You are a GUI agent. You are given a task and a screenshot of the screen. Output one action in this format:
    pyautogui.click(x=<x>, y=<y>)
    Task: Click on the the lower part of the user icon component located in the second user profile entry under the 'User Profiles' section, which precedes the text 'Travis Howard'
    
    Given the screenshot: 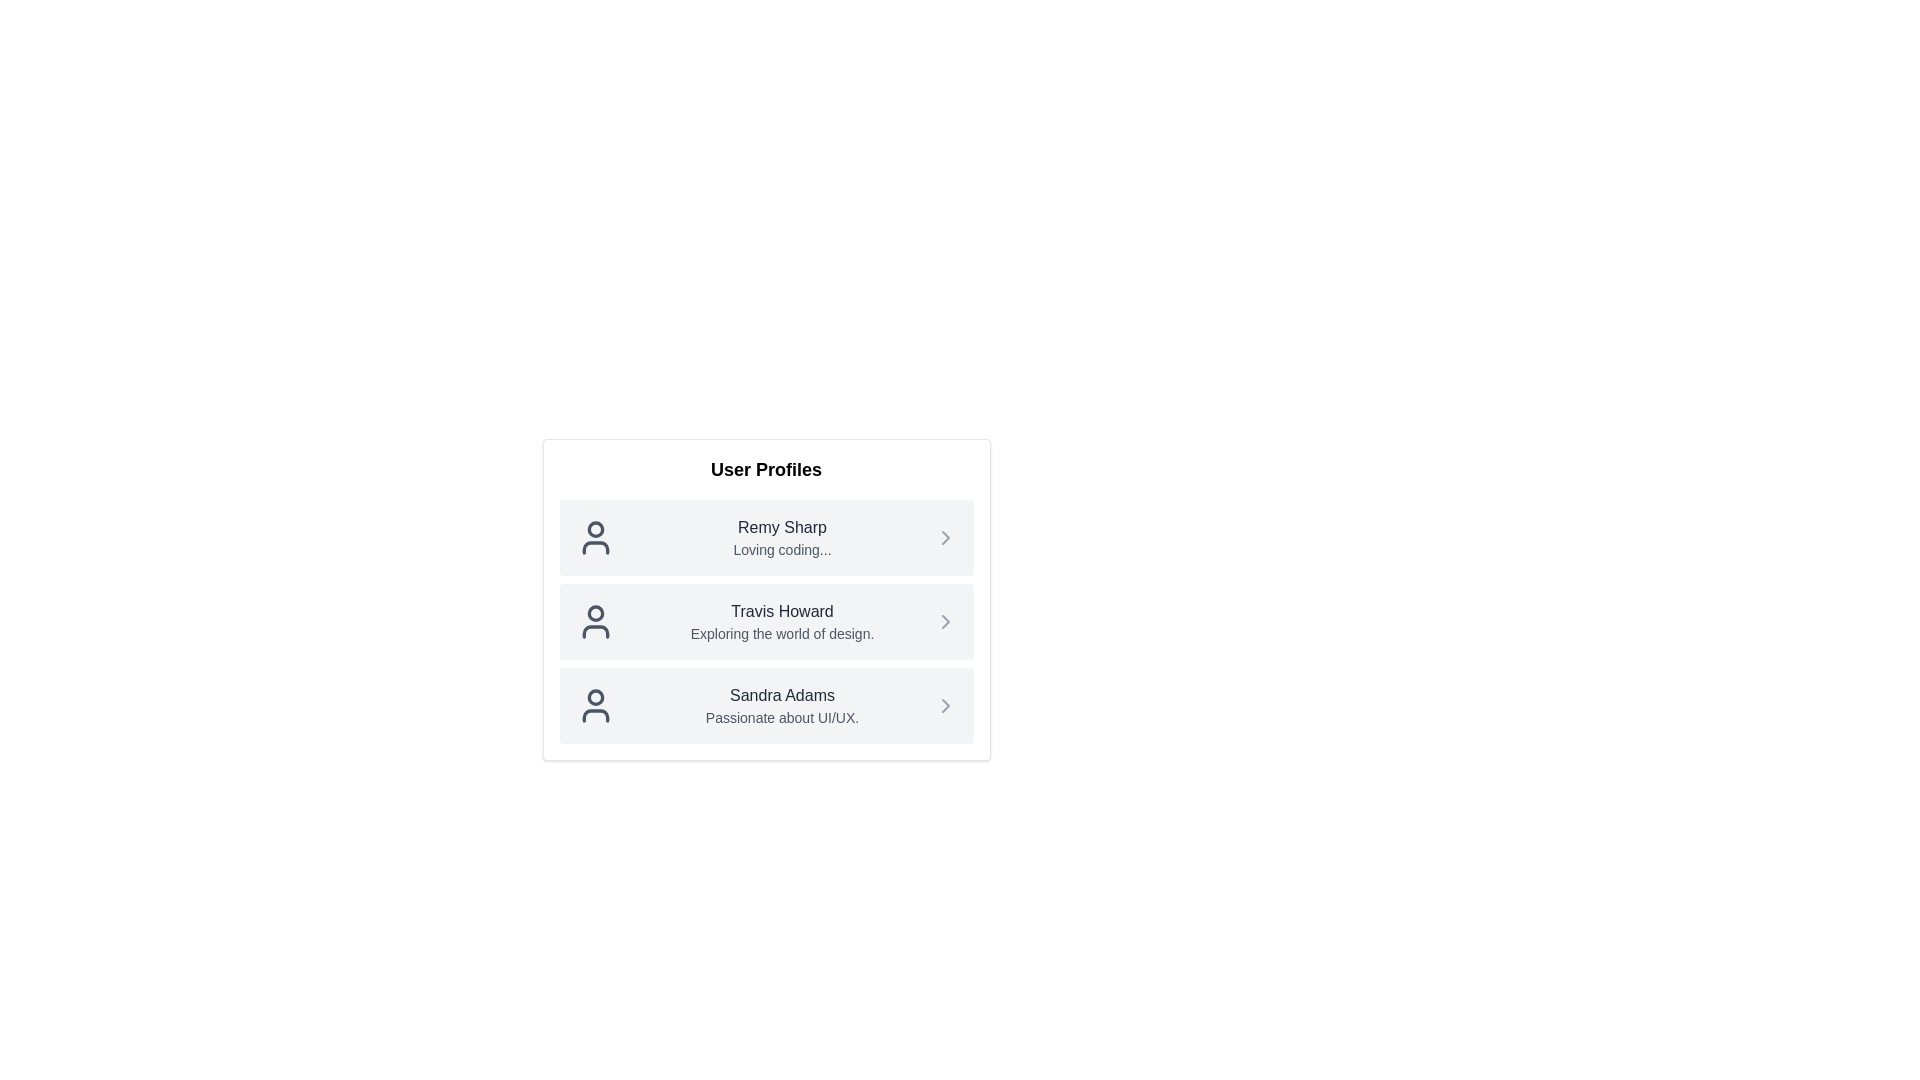 What is the action you would take?
    pyautogui.click(x=594, y=632)
    